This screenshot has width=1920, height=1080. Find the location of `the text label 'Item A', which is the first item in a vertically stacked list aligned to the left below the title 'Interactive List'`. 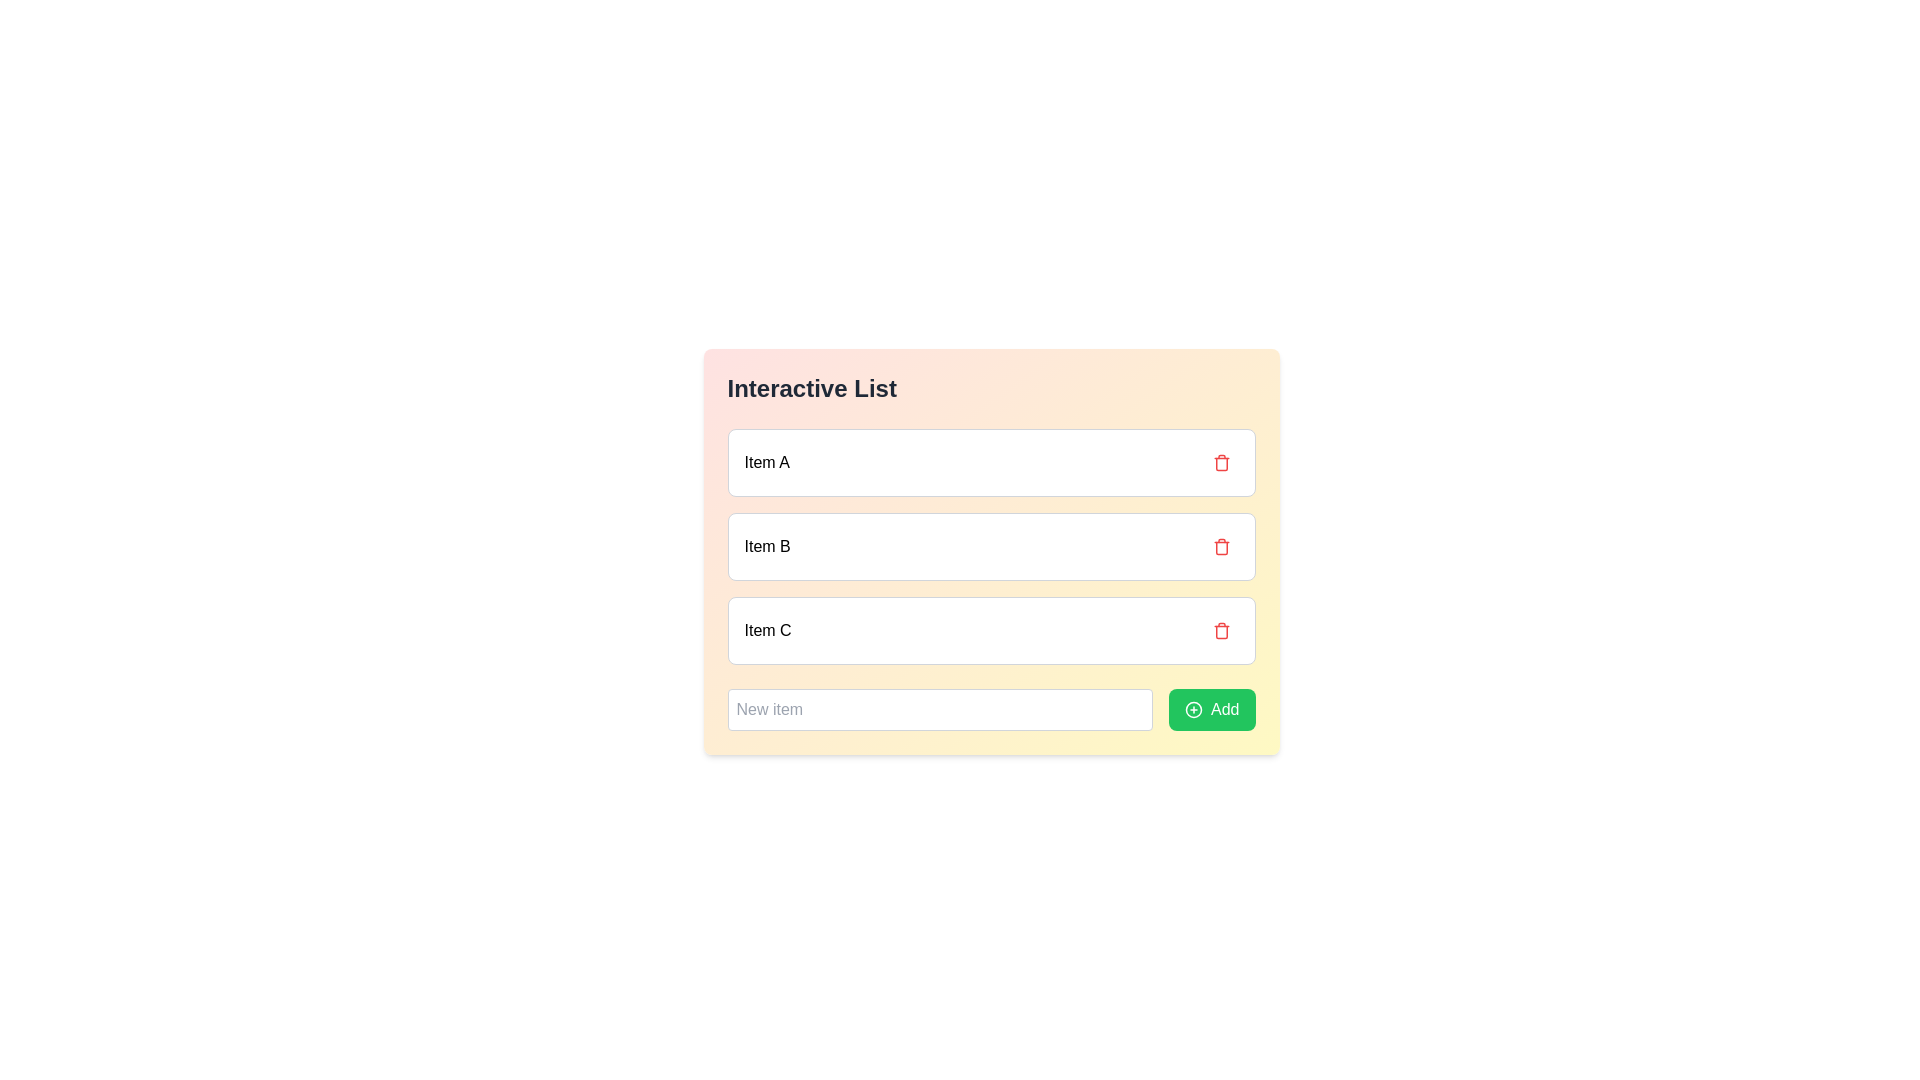

the text label 'Item A', which is the first item in a vertically stacked list aligned to the left below the title 'Interactive List' is located at coordinates (766, 462).